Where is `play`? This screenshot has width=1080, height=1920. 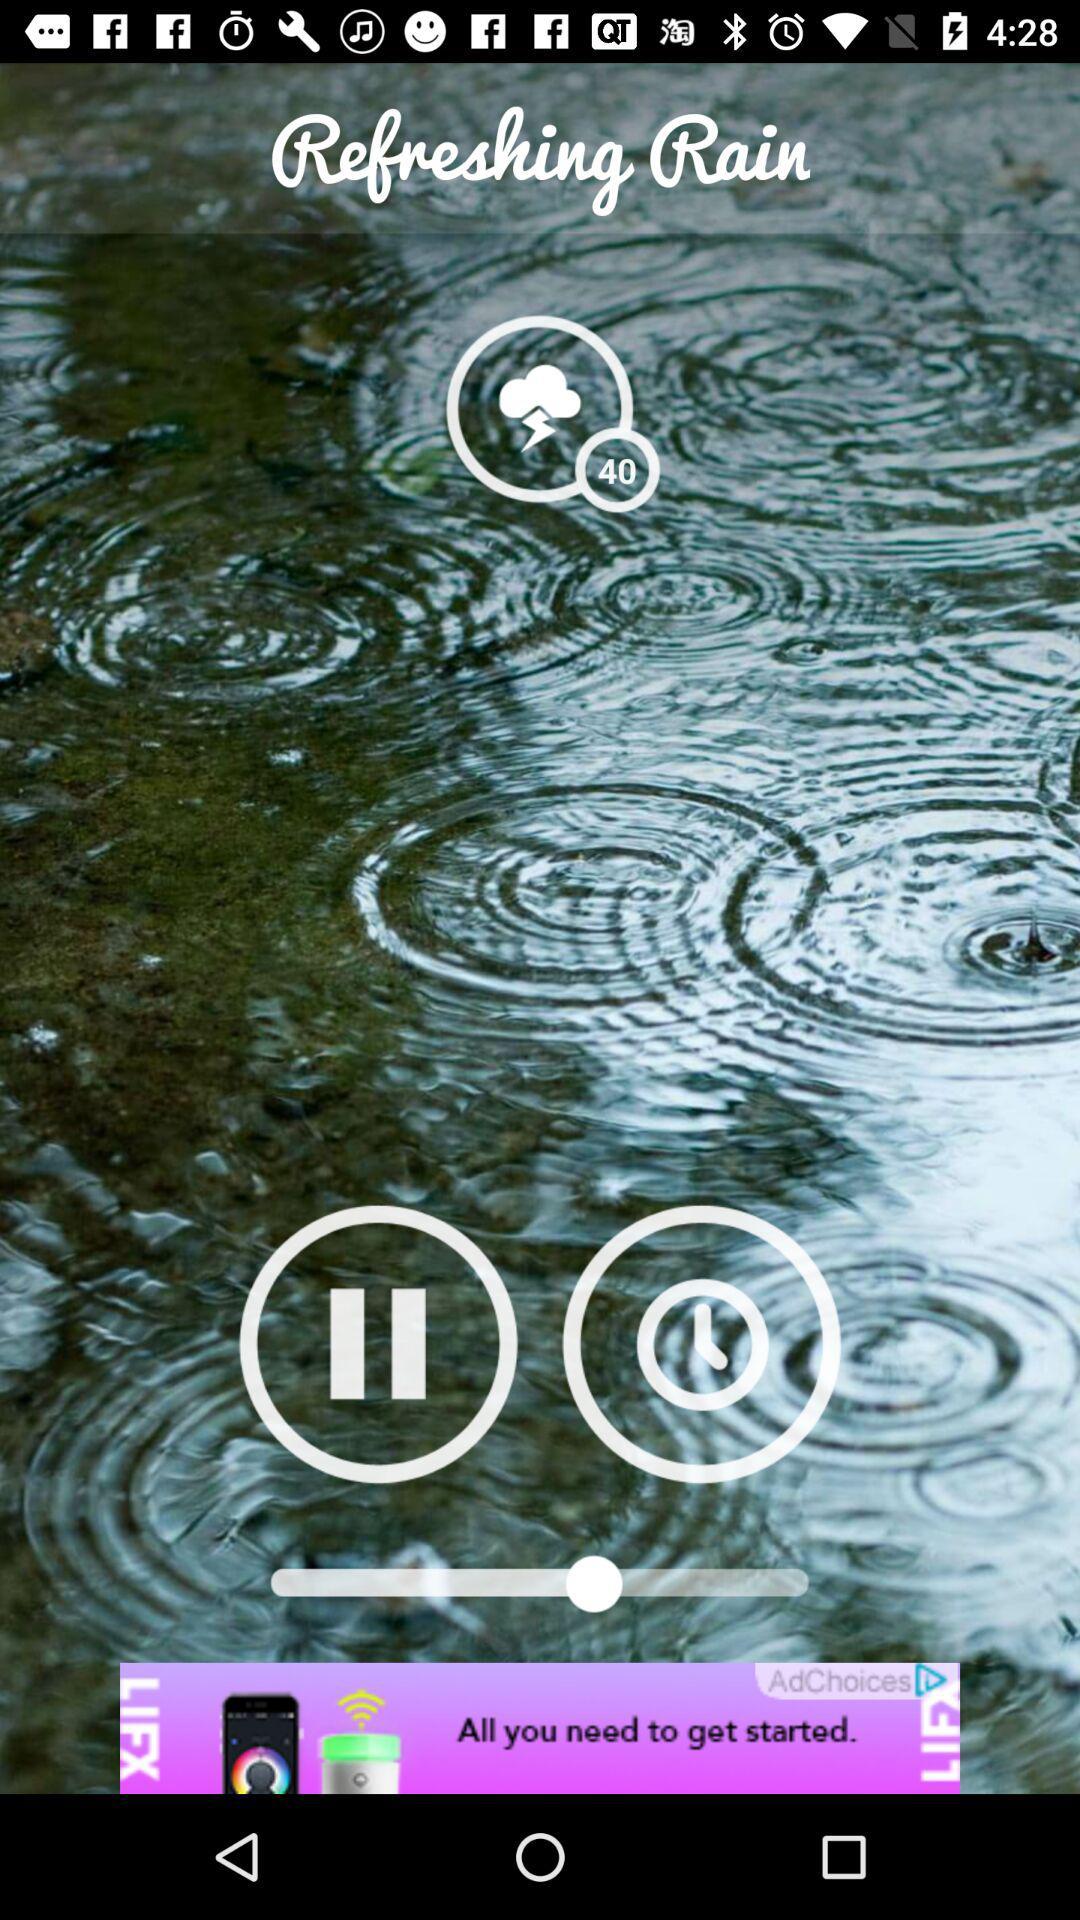
play is located at coordinates (378, 1343).